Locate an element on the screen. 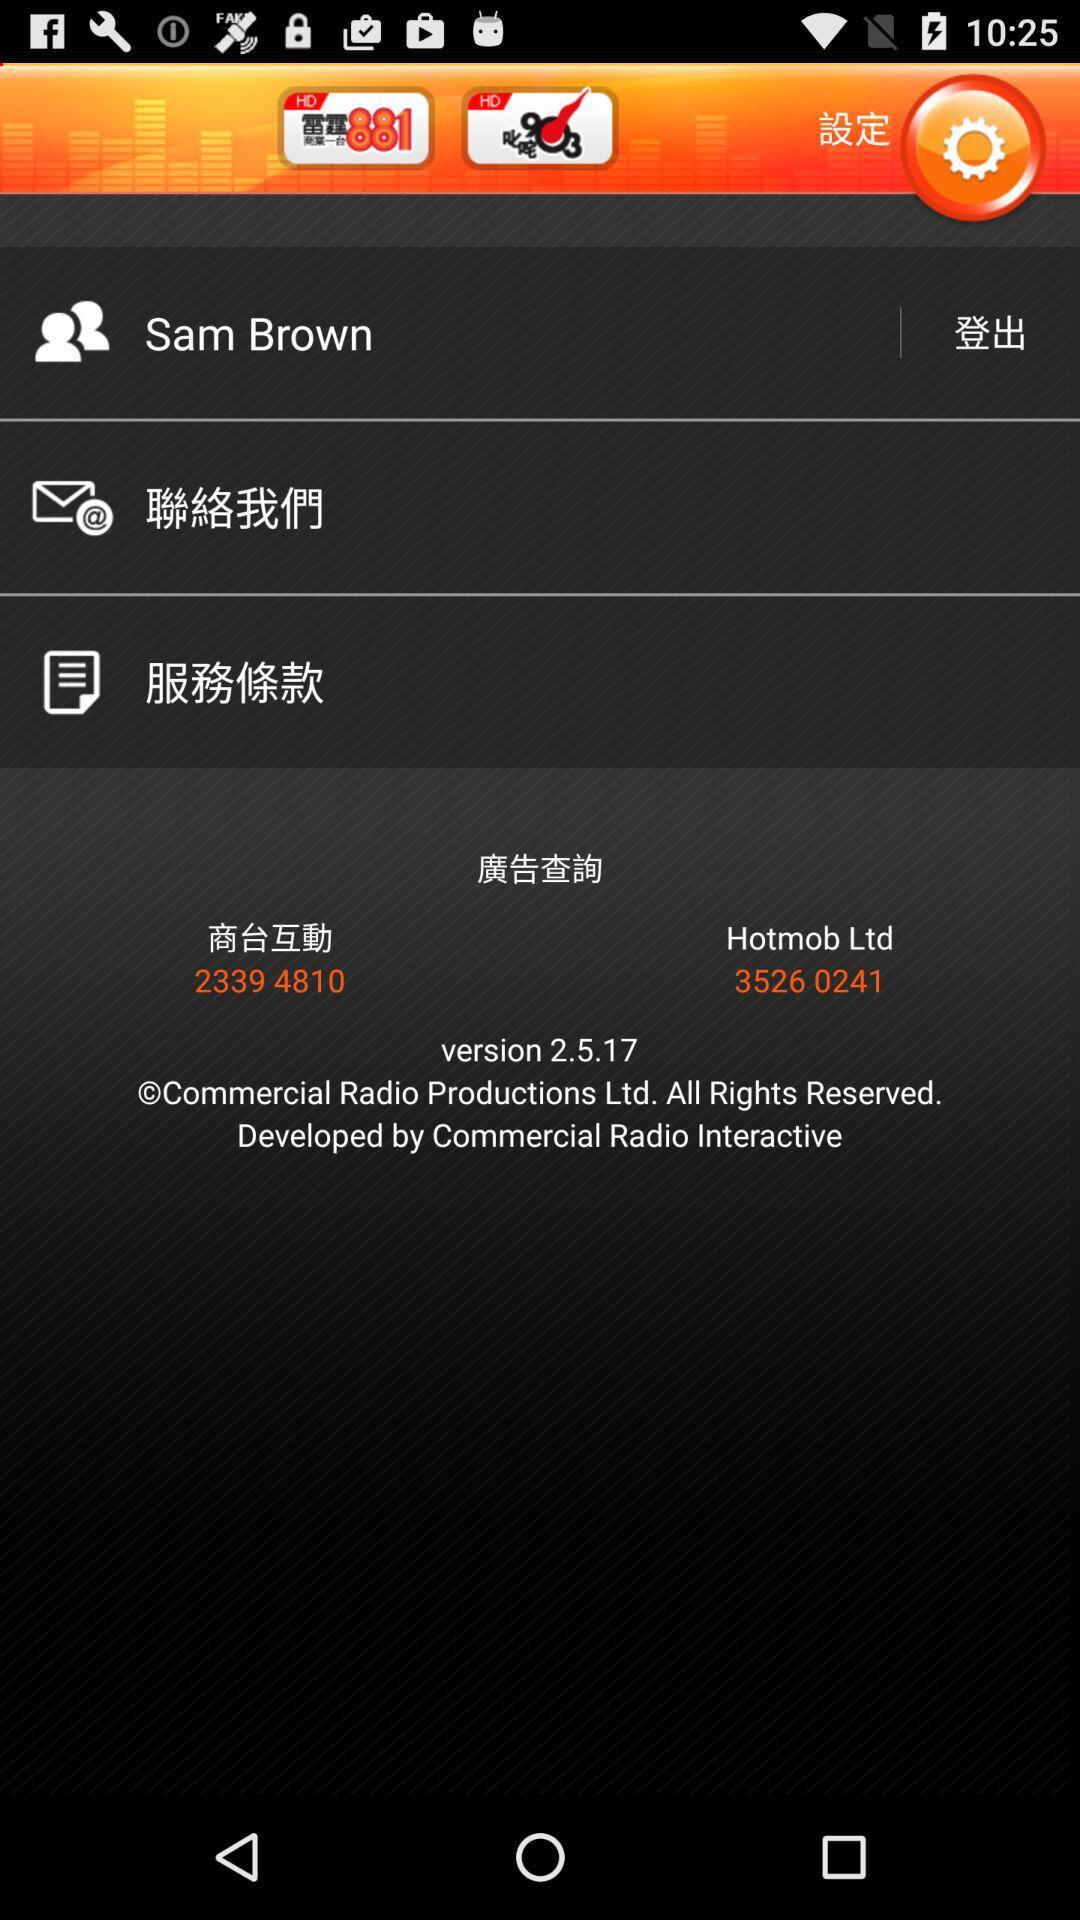 Image resolution: width=1080 pixels, height=1920 pixels. the settings icon is located at coordinates (971, 160).